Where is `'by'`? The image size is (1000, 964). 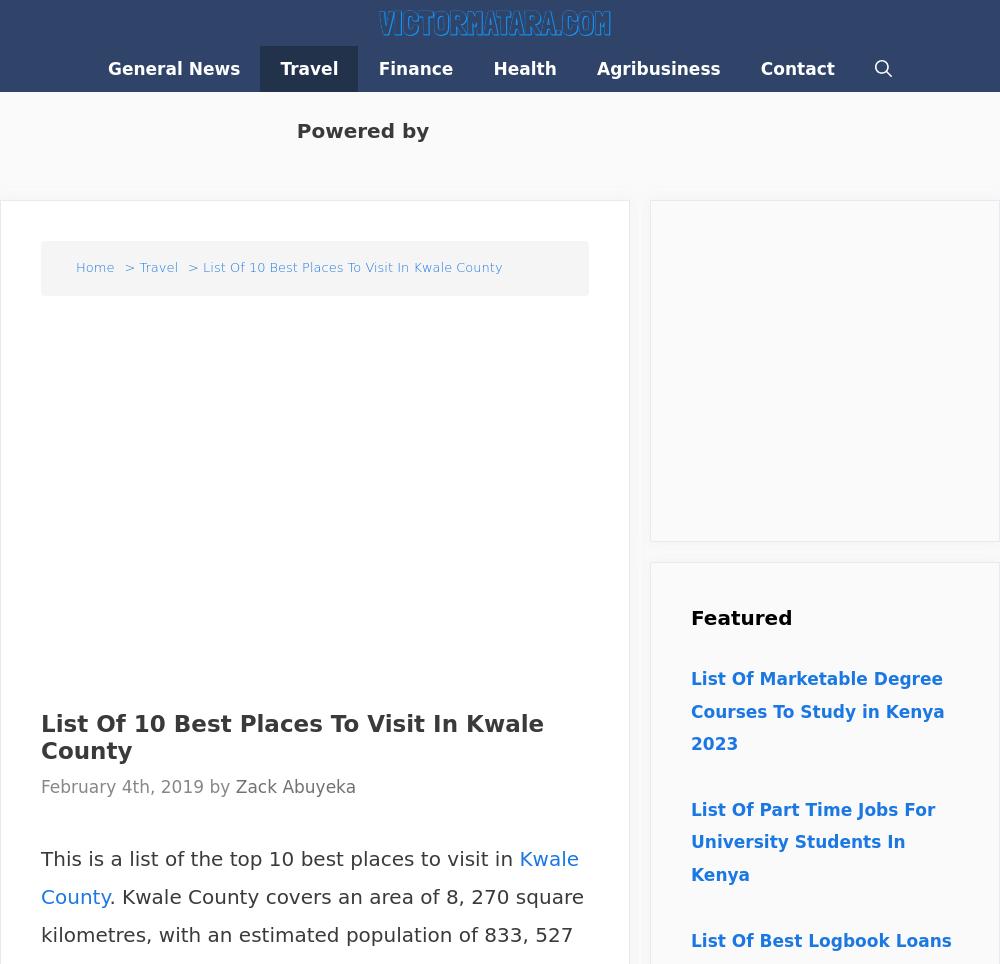
'by' is located at coordinates (221, 786).